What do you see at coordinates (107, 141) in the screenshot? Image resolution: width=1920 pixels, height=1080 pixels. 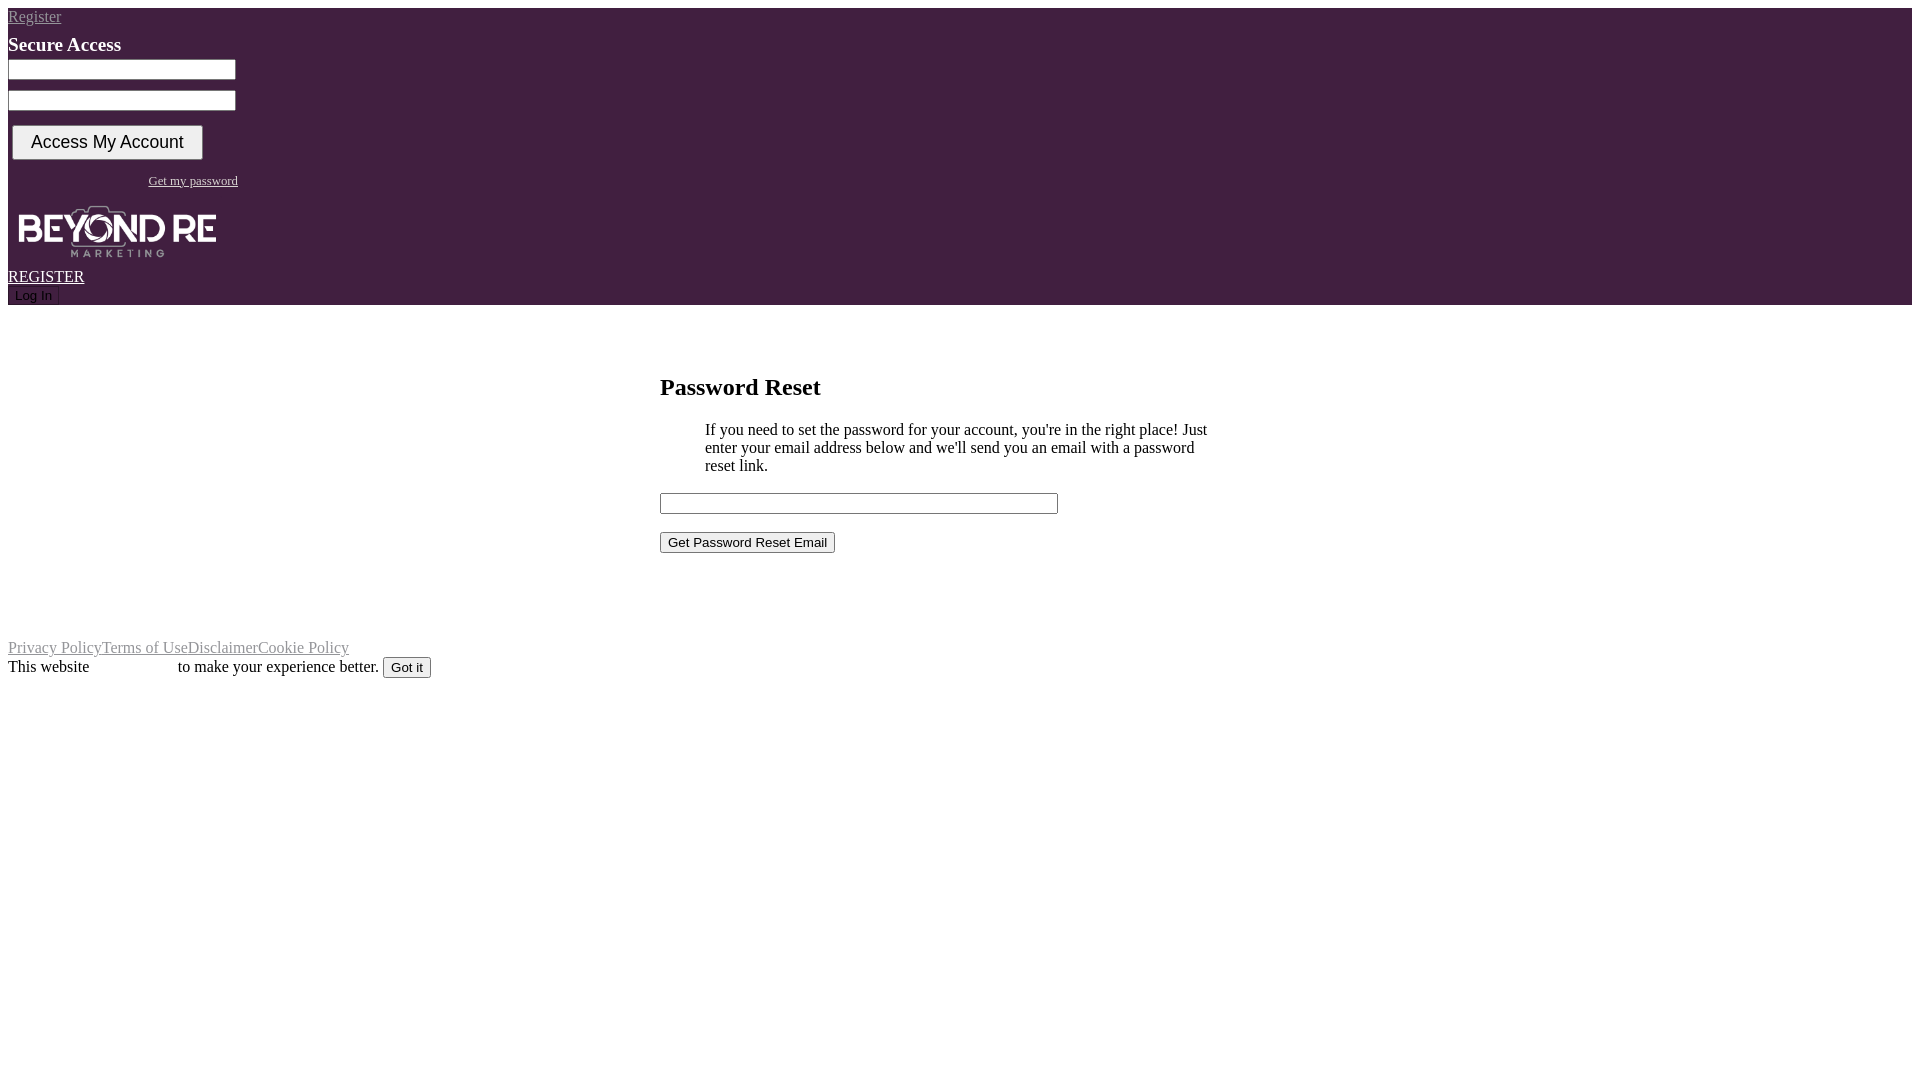 I see `'Access My Account'` at bounding box center [107, 141].